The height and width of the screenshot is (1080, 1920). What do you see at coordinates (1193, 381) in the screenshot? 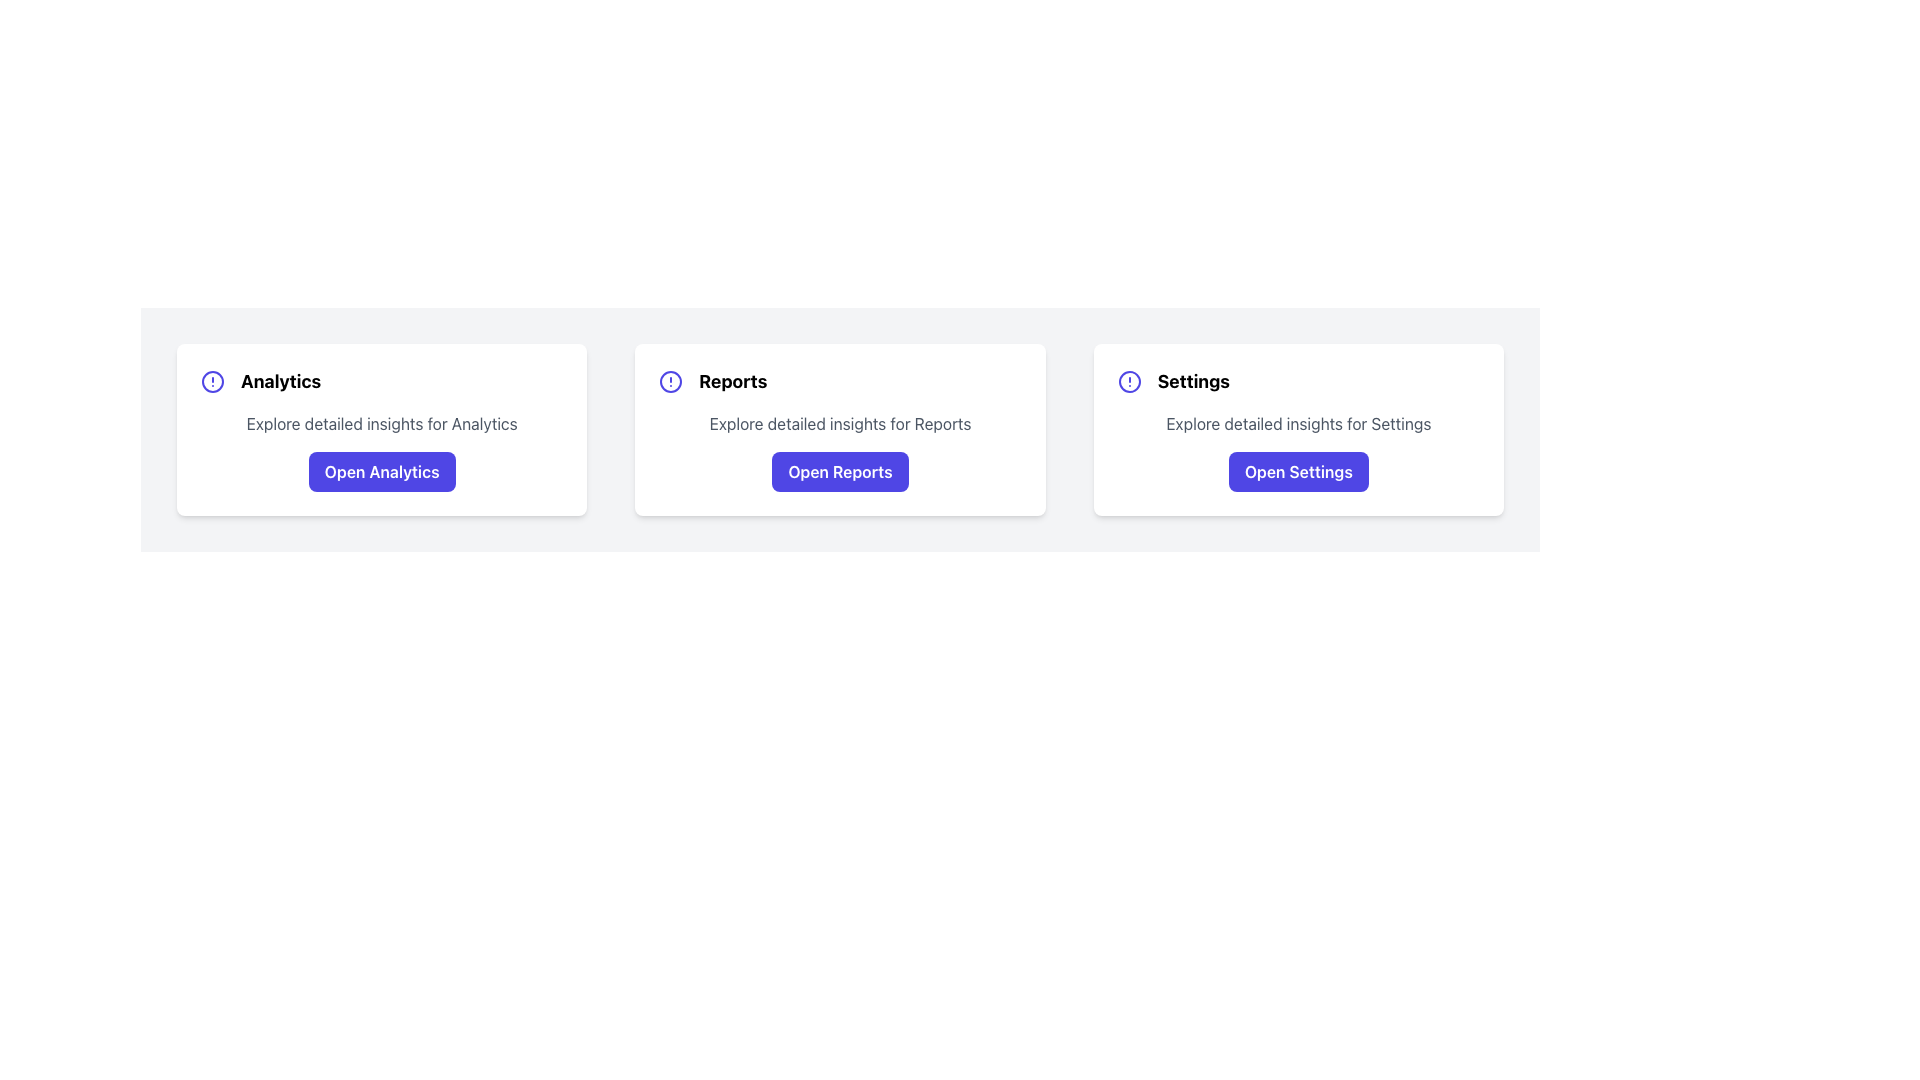
I see `the bold 'Settings' text element, which is styled as a headline and located in the second column of the 'Settings' section` at bounding box center [1193, 381].